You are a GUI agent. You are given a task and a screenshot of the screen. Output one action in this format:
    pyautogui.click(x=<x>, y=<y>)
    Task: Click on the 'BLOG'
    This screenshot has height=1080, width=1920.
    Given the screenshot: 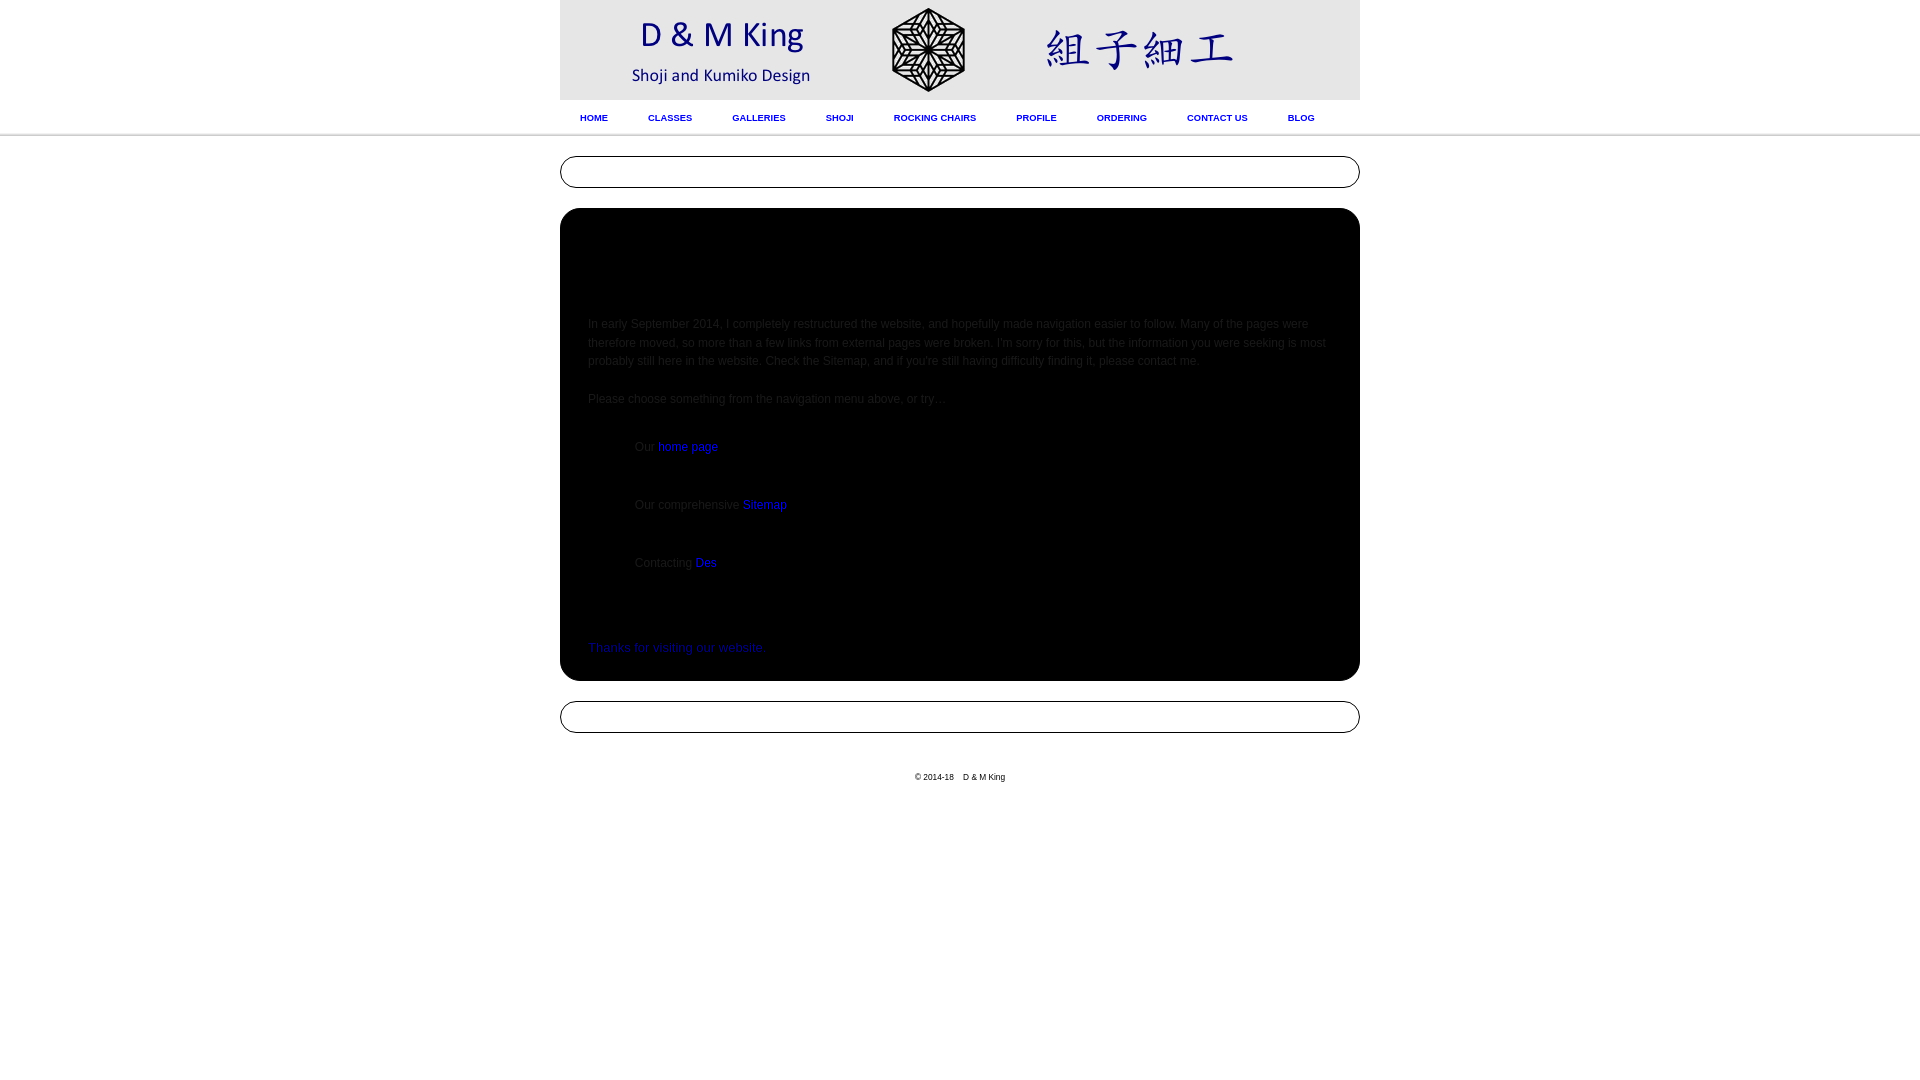 What is the action you would take?
    pyautogui.click(x=1301, y=118)
    